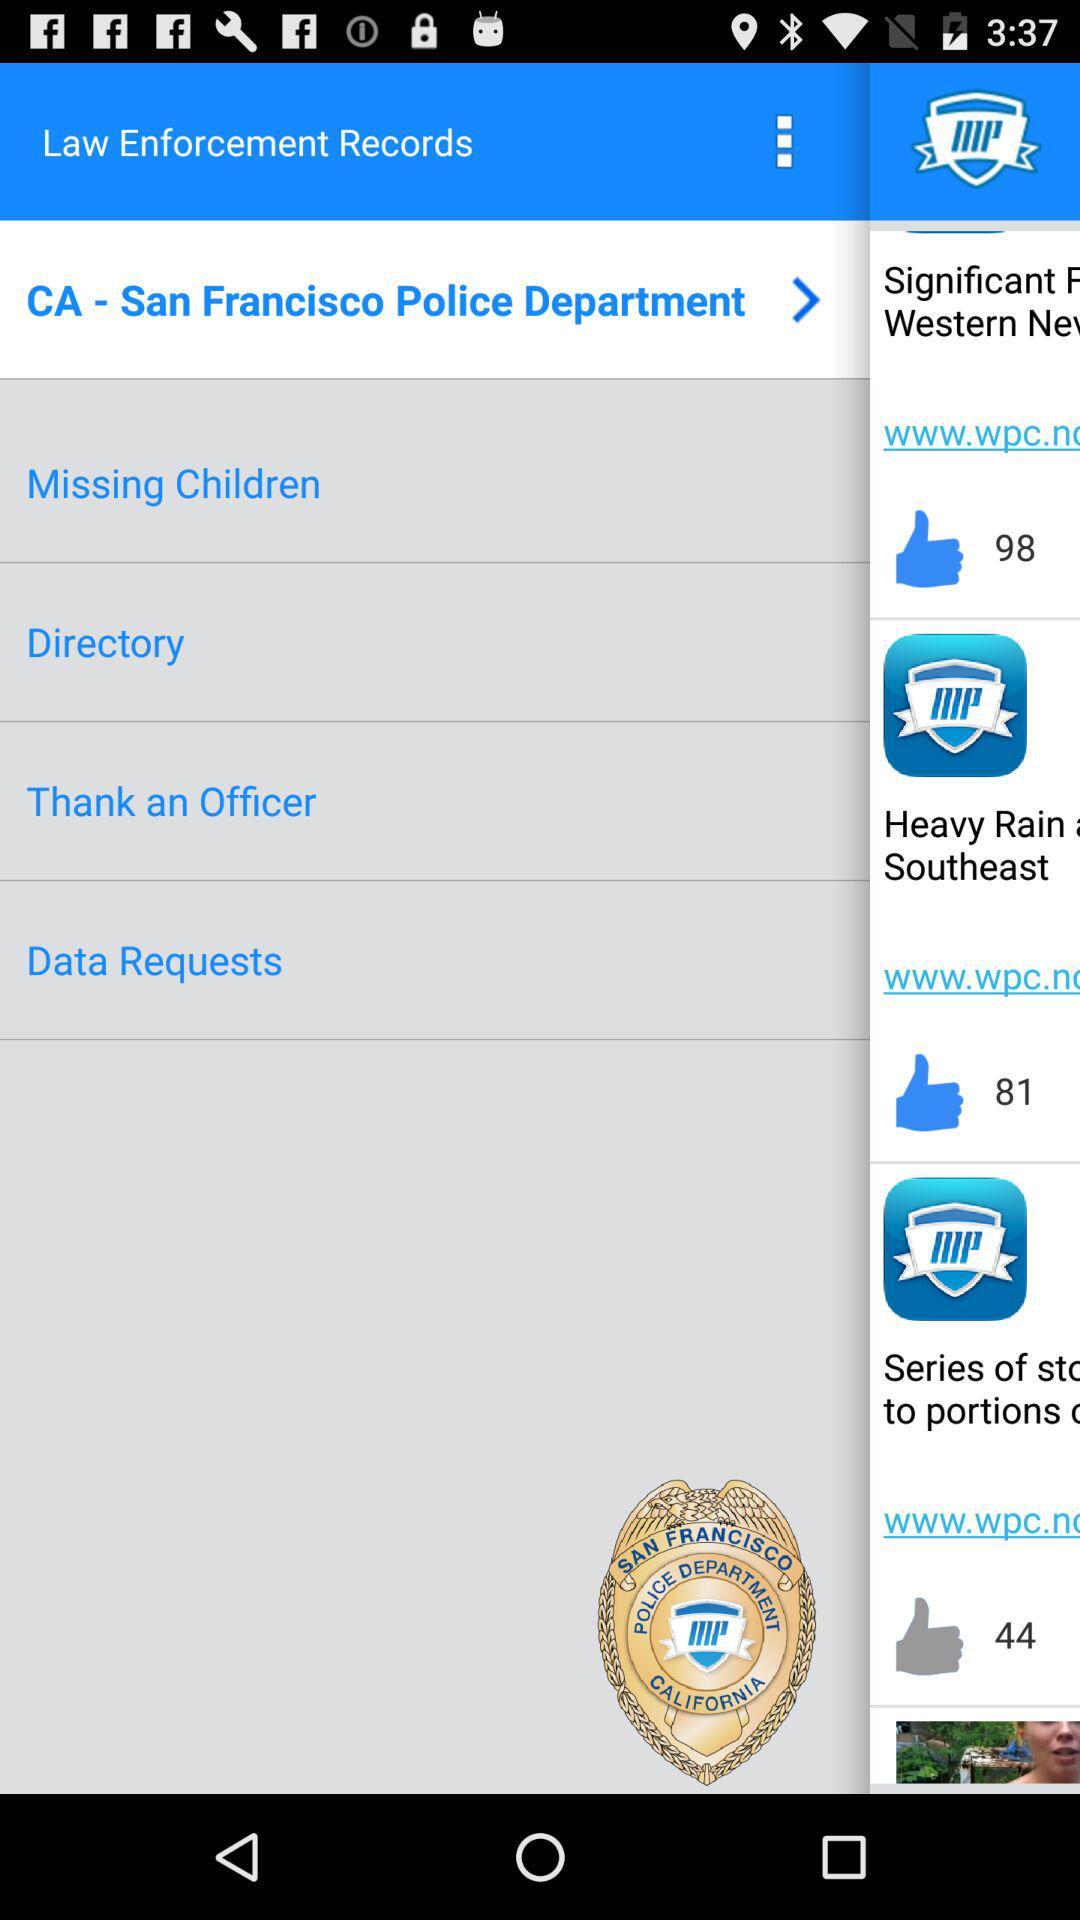 This screenshot has height=1920, width=1080. Describe the element at coordinates (170, 800) in the screenshot. I see `the icon above data requests` at that location.